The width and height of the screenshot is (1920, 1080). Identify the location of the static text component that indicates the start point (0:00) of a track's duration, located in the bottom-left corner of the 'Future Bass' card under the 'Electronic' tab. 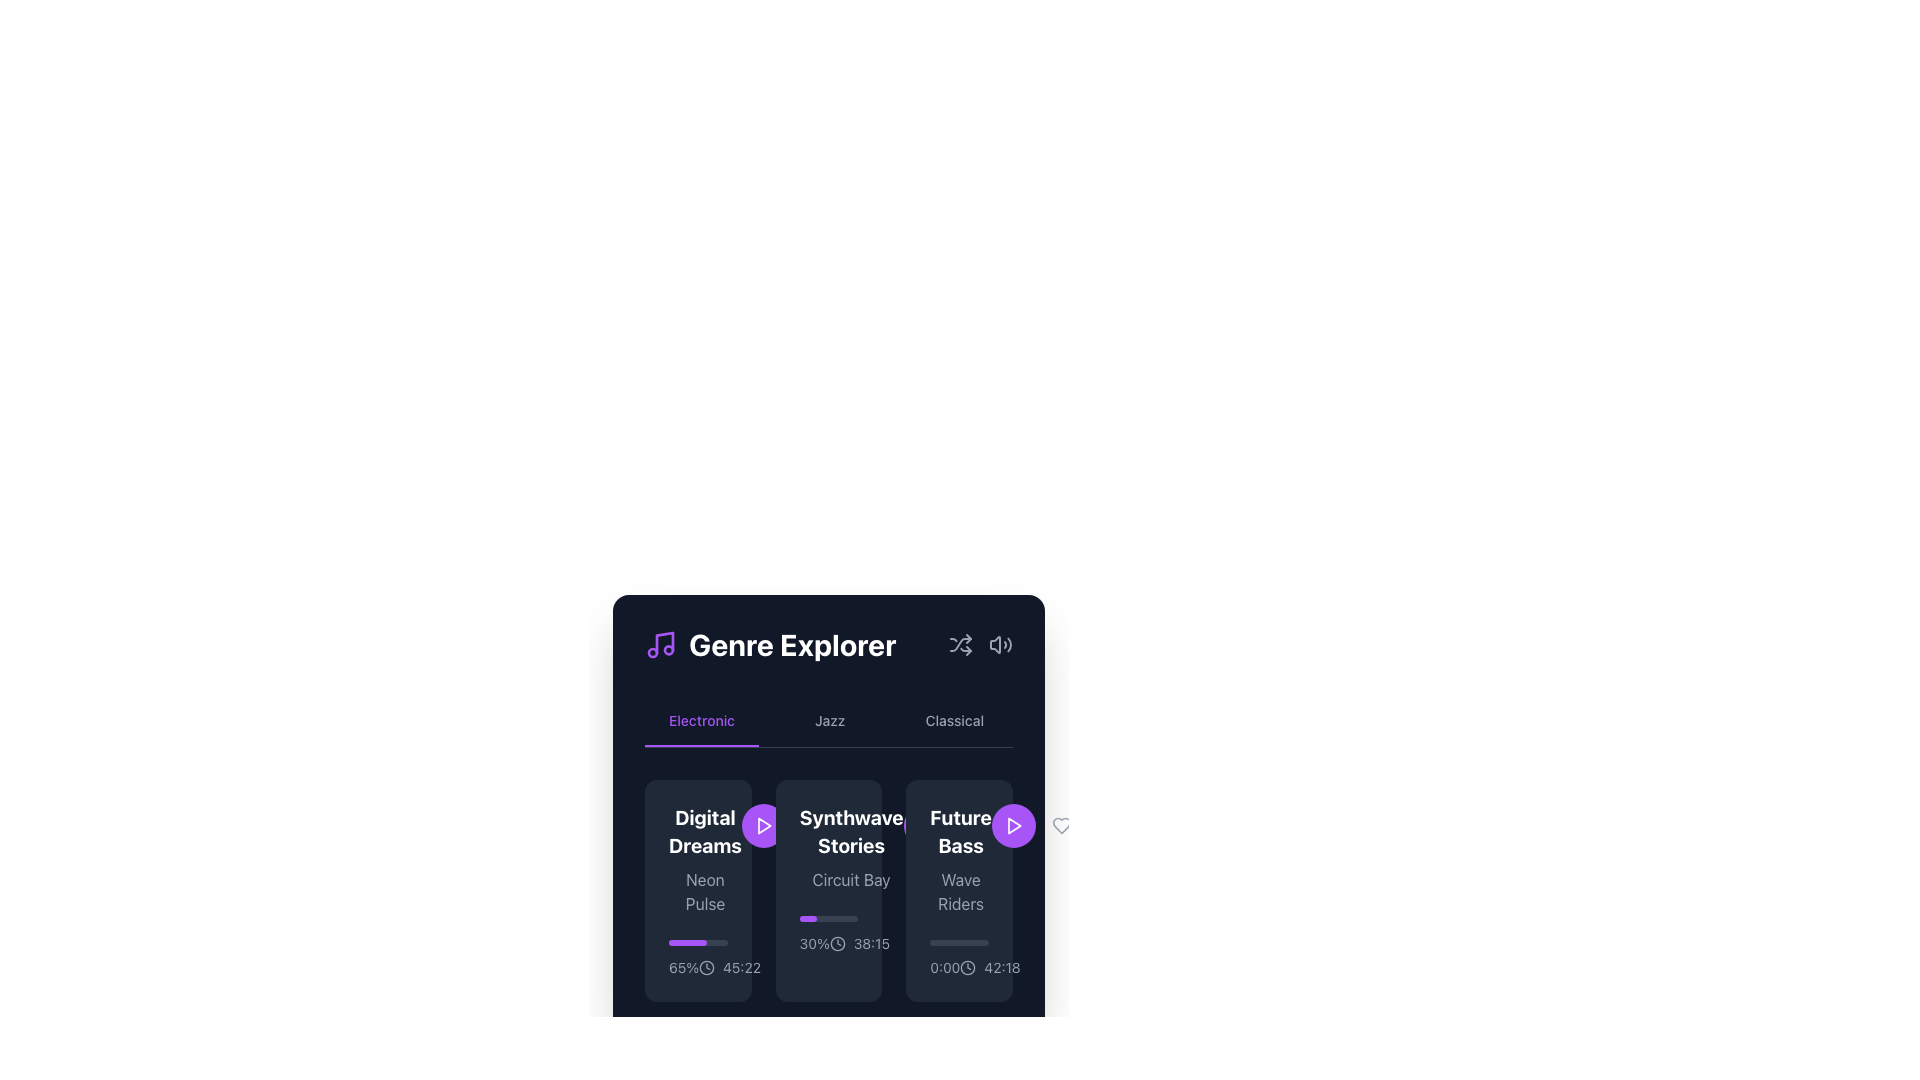
(958, 958).